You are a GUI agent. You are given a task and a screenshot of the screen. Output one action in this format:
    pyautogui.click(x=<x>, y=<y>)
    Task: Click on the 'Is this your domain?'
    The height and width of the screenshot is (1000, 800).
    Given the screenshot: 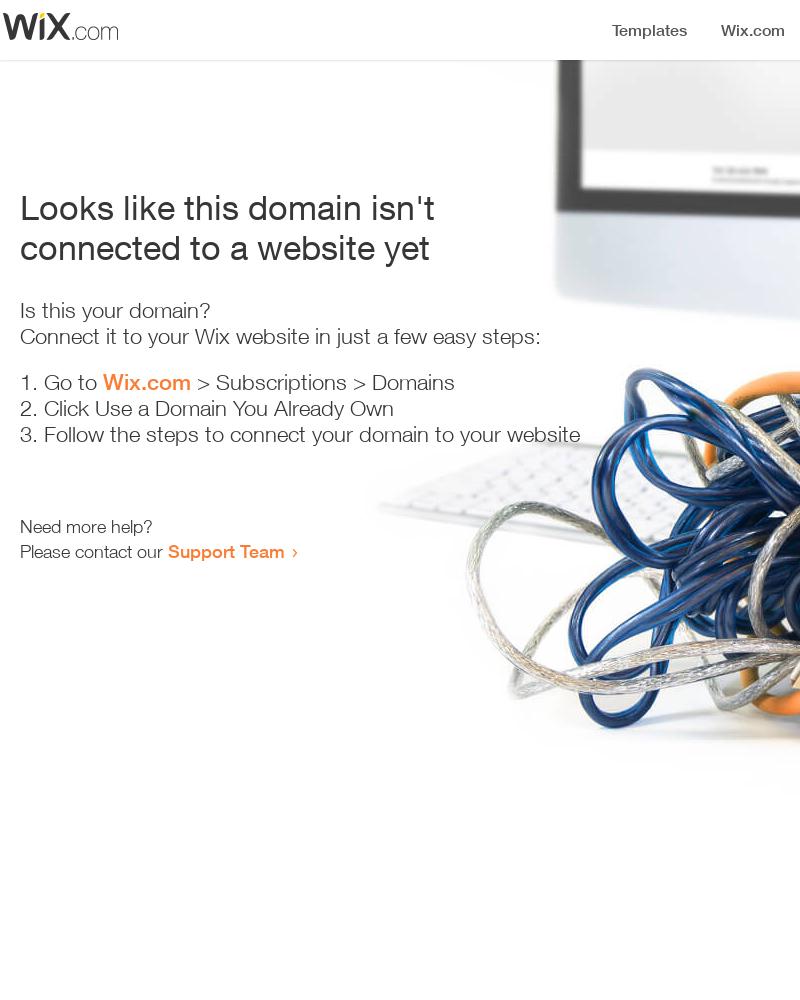 What is the action you would take?
    pyautogui.click(x=20, y=310)
    